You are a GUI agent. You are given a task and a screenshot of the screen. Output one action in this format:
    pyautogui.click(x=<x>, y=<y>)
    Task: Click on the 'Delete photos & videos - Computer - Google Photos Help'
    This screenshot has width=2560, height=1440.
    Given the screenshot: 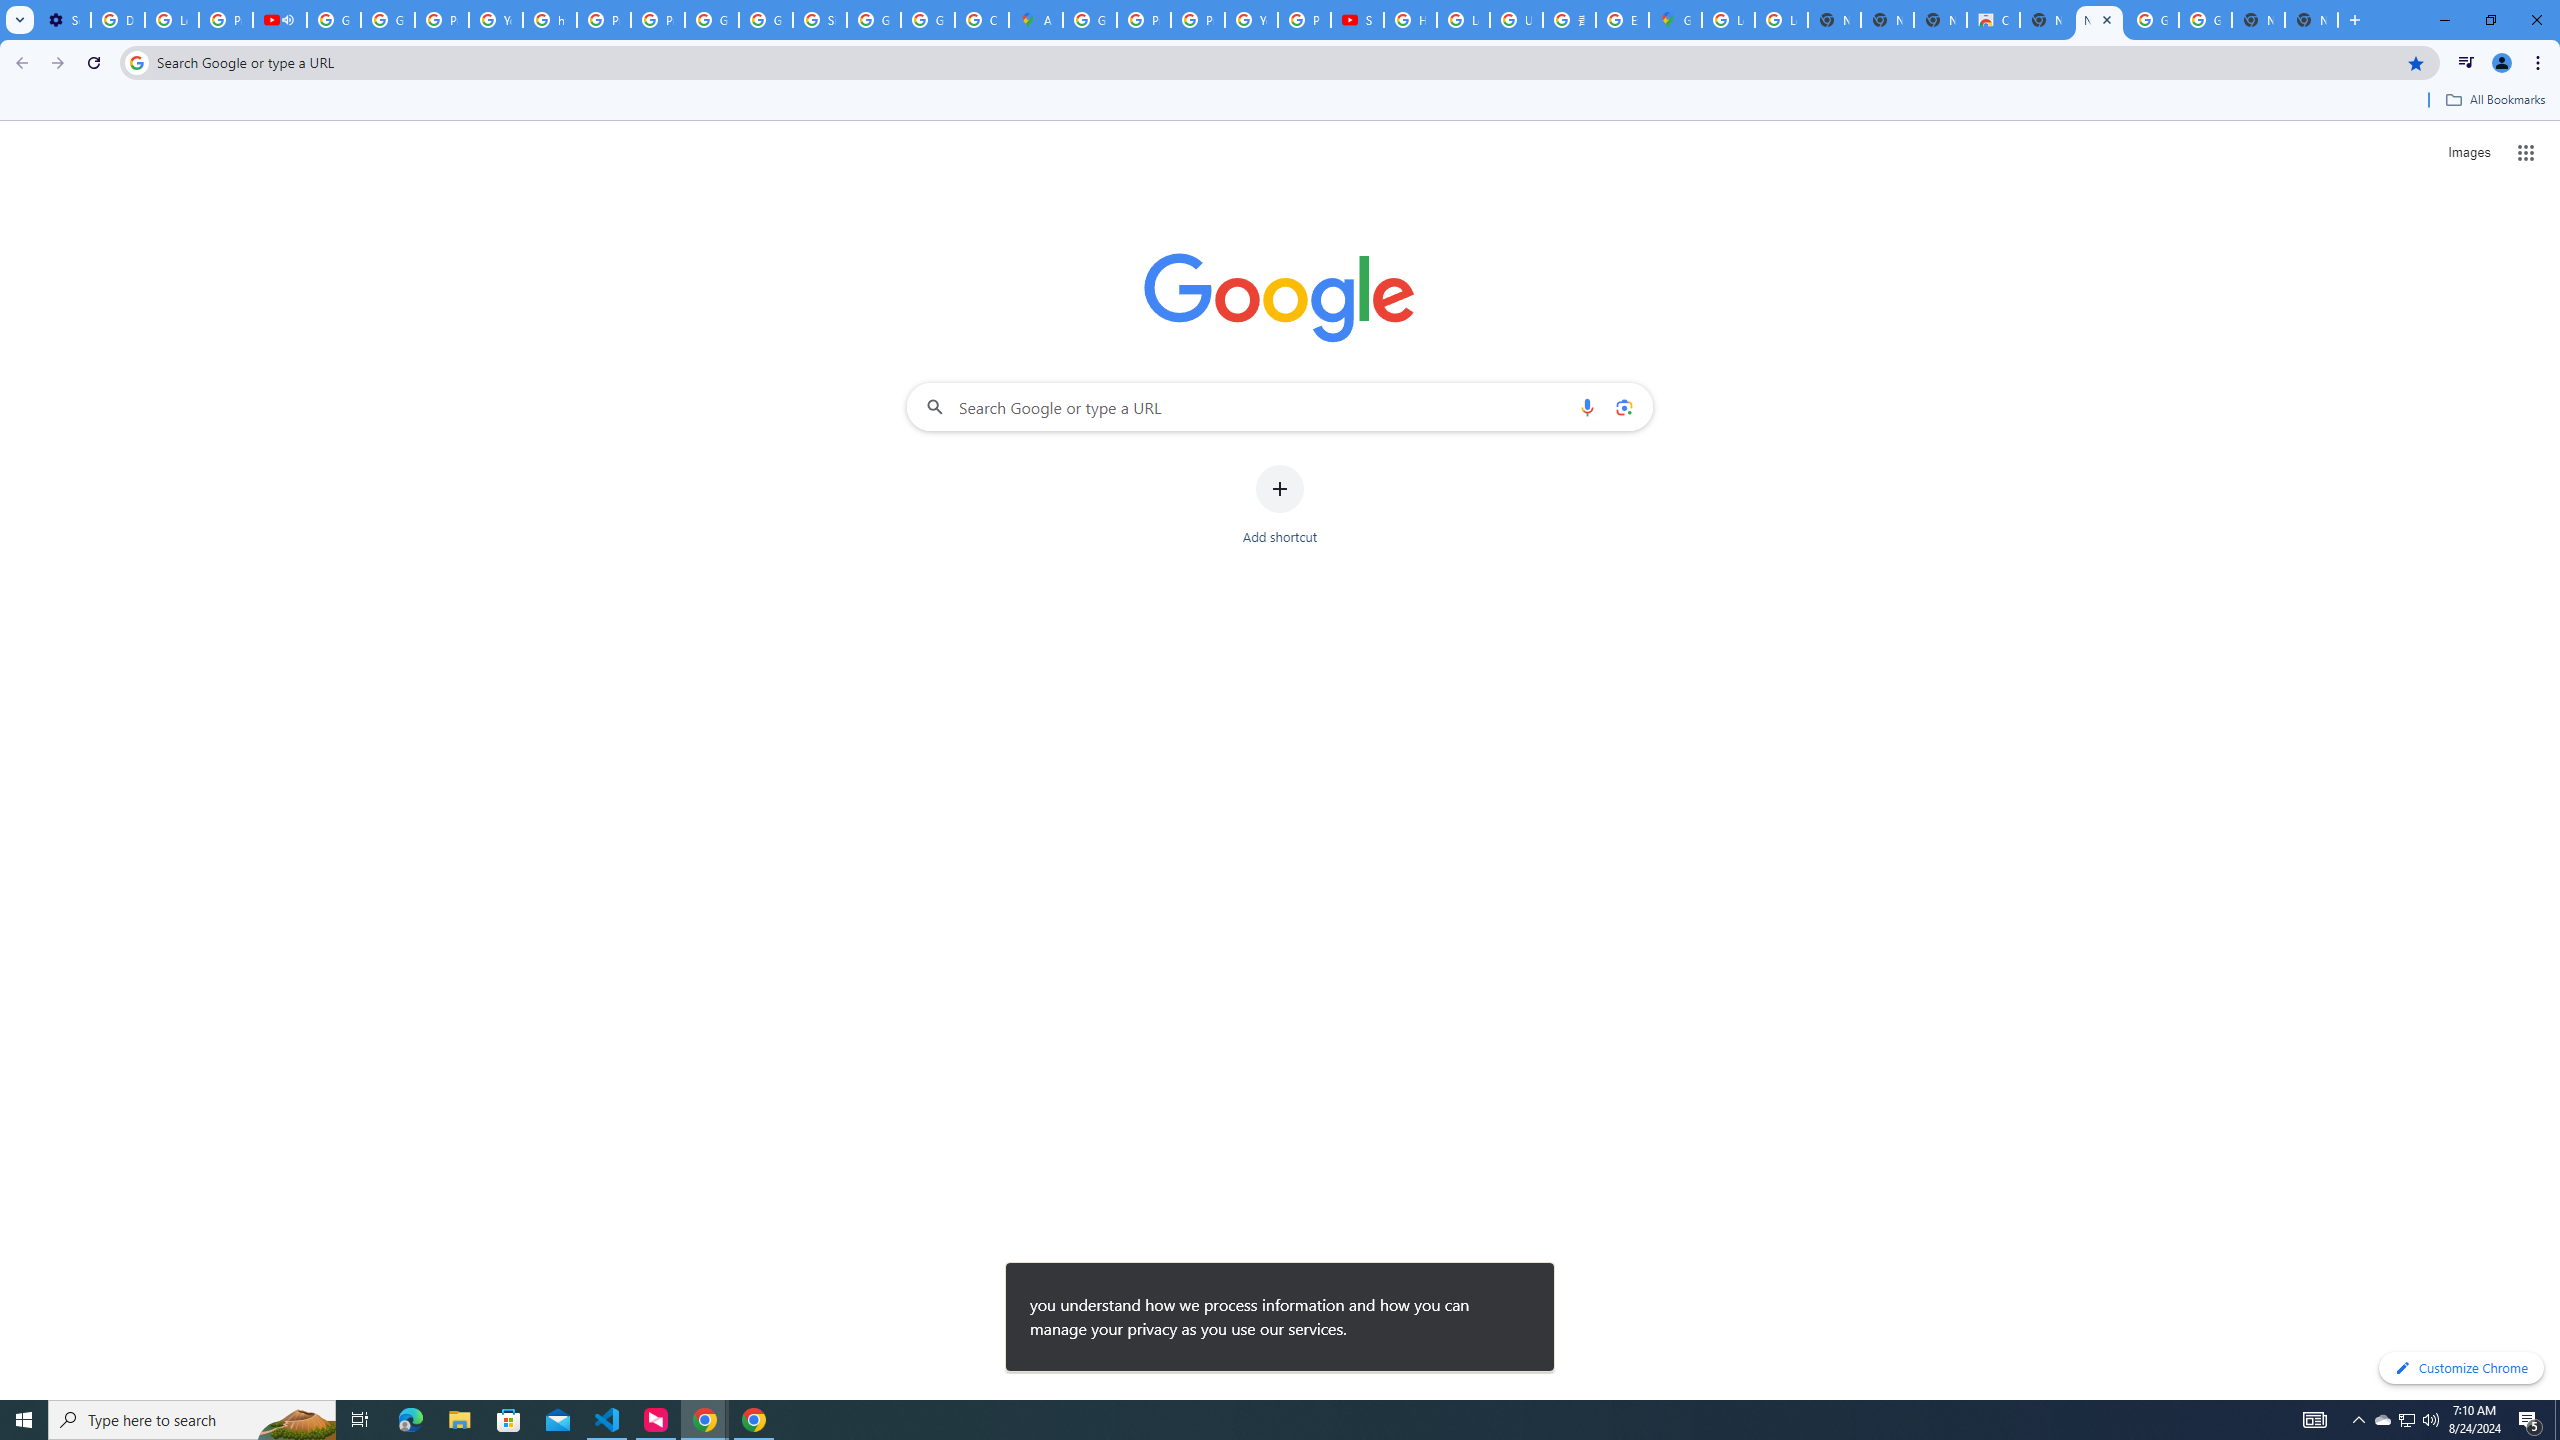 What is the action you would take?
    pyautogui.click(x=117, y=19)
    